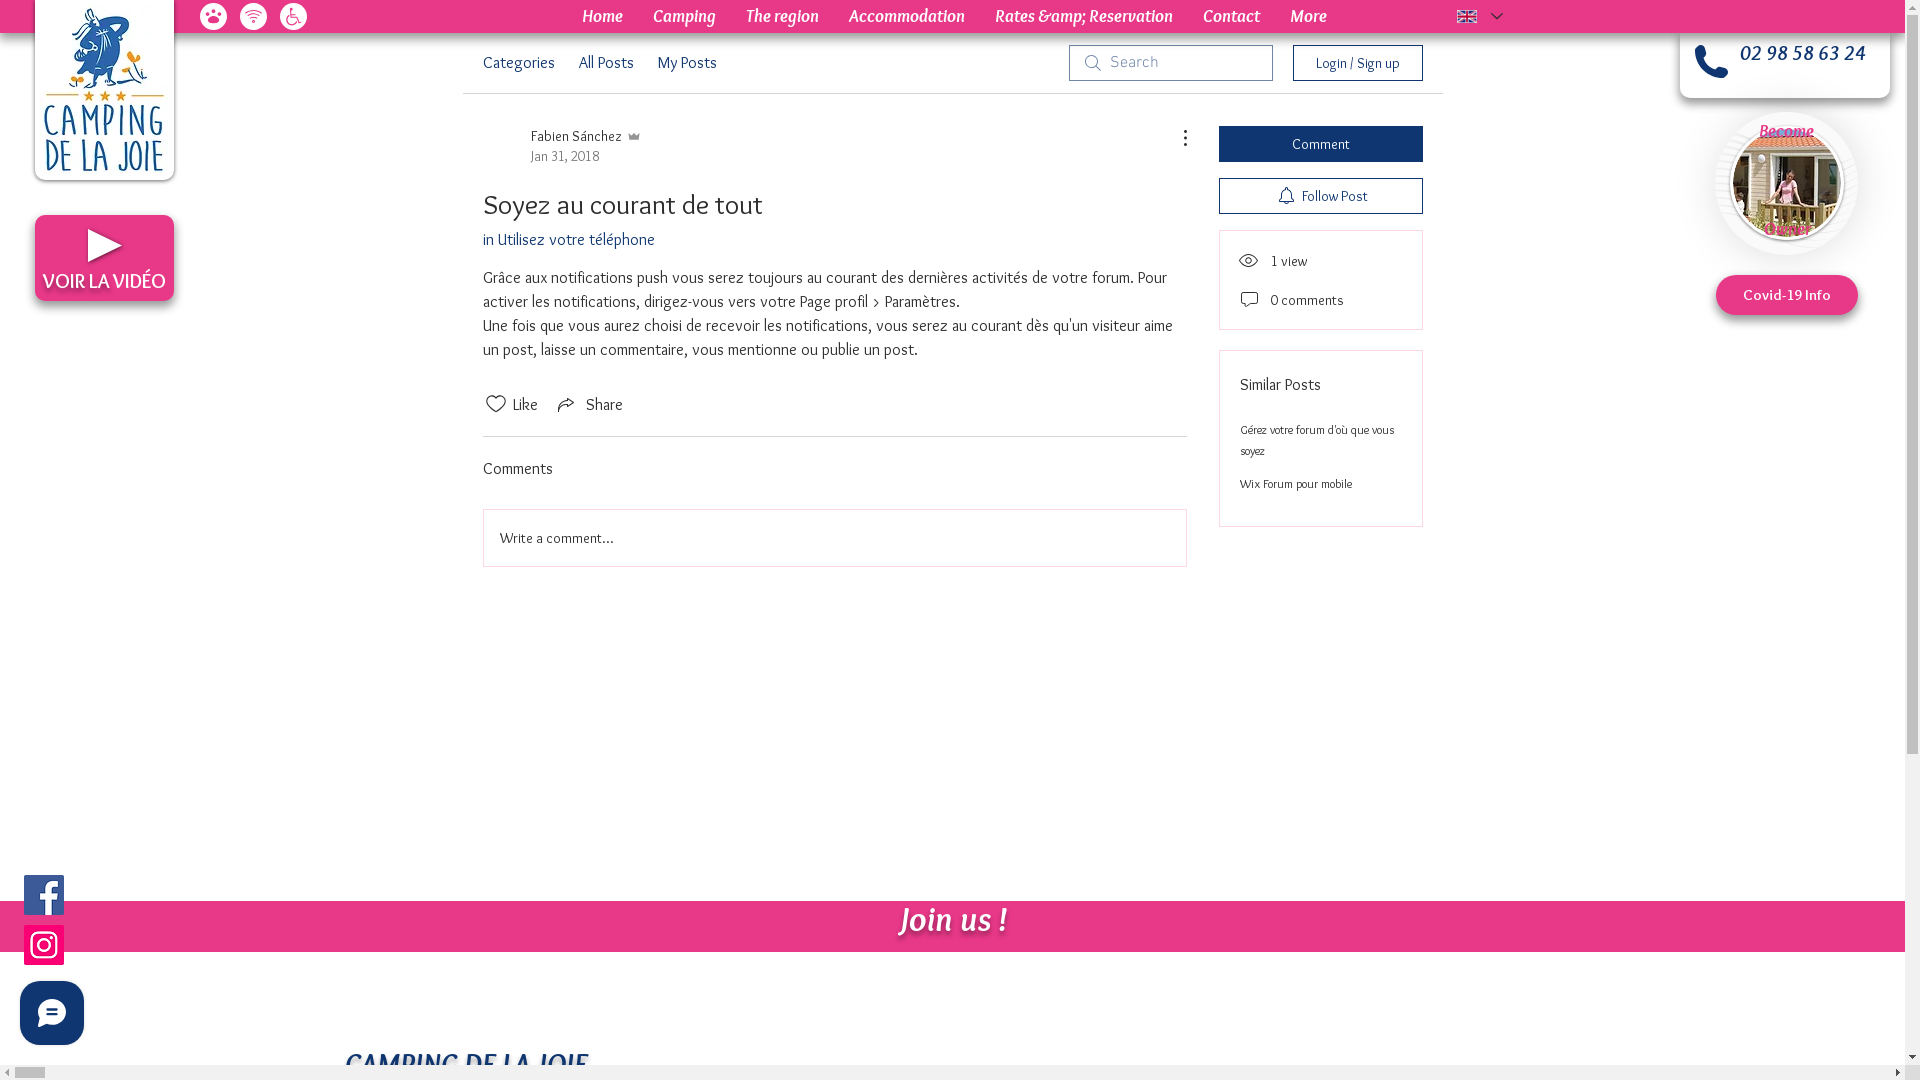  I want to click on 'Covid-19 Info', so click(1786, 294).